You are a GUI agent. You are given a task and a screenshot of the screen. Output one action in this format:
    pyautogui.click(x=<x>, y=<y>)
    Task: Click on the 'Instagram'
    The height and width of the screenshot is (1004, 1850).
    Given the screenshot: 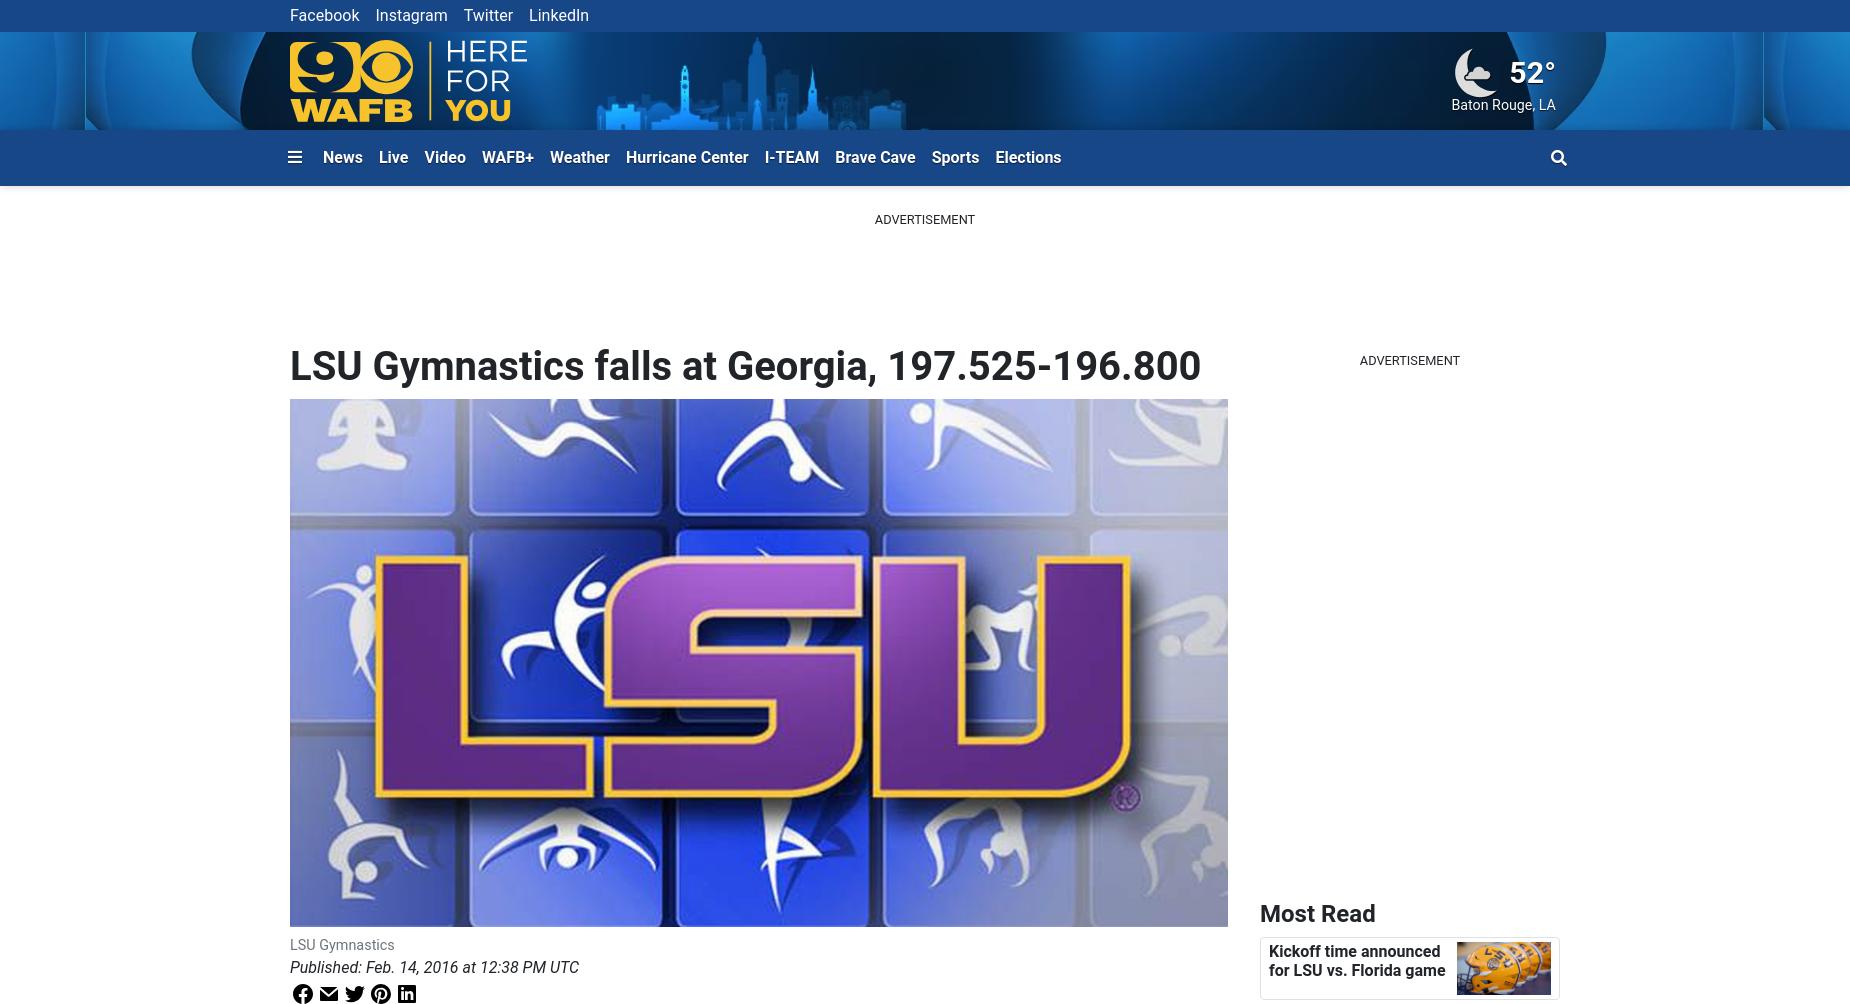 What is the action you would take?
    pyautogui.click(x=410, y=15)
    